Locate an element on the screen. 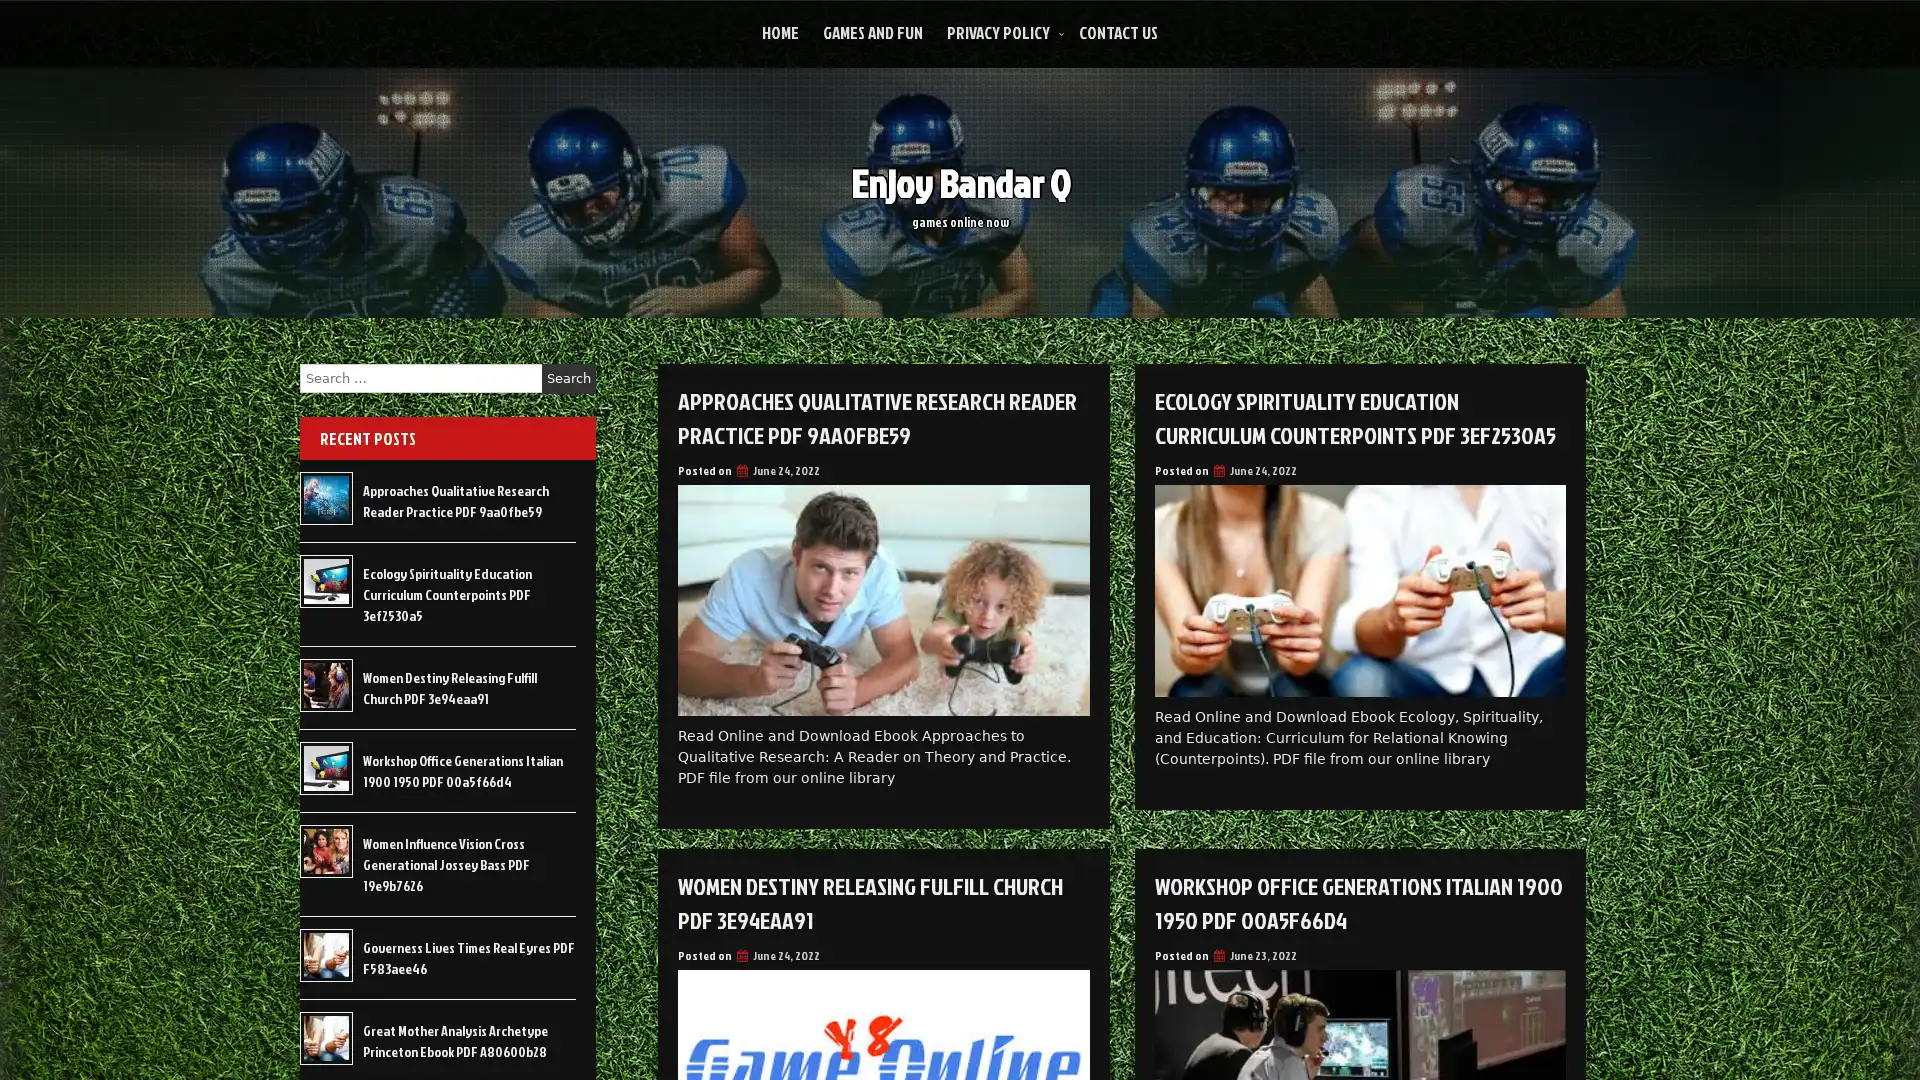 The width and height of the screenshot is (1920, 1080). Search is located at coordinates (568, 378).